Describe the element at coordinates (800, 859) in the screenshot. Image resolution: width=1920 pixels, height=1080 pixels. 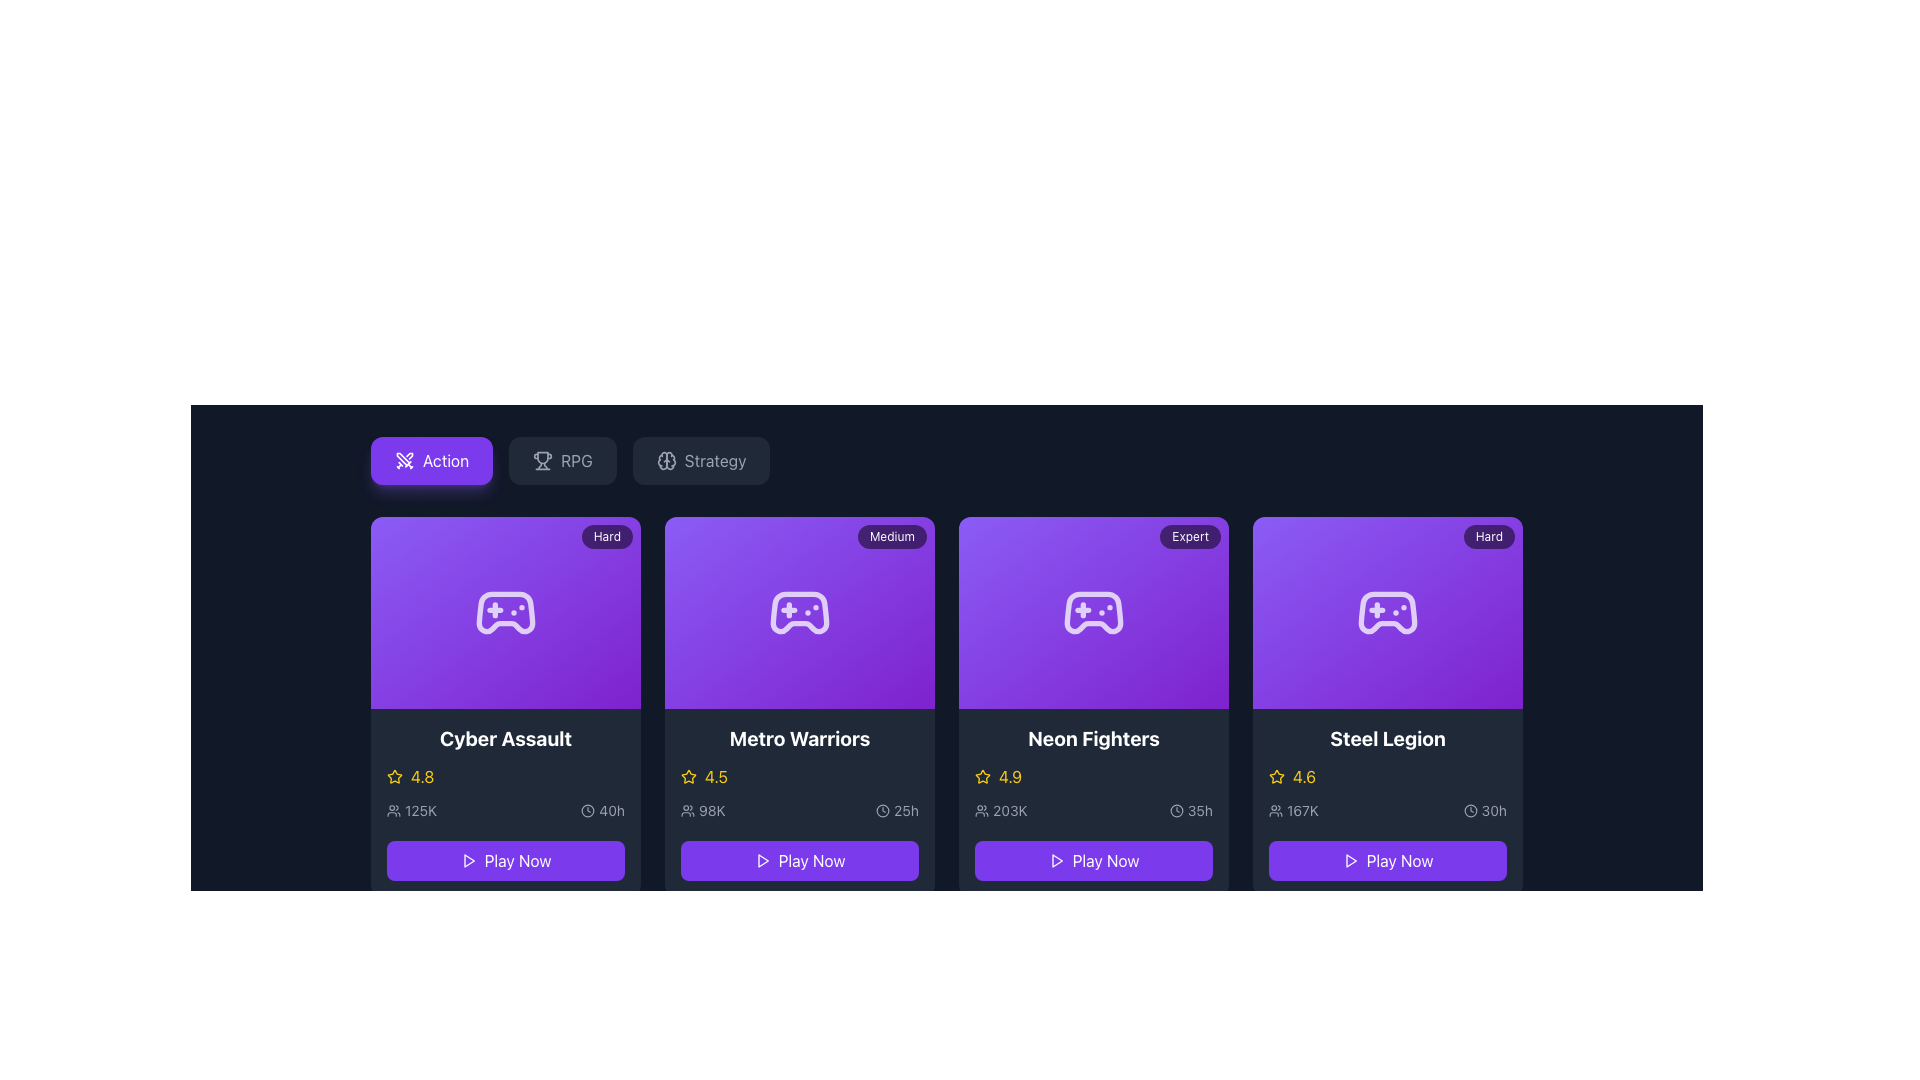
I see `the 'Play Now' button with the violet background` at that location.